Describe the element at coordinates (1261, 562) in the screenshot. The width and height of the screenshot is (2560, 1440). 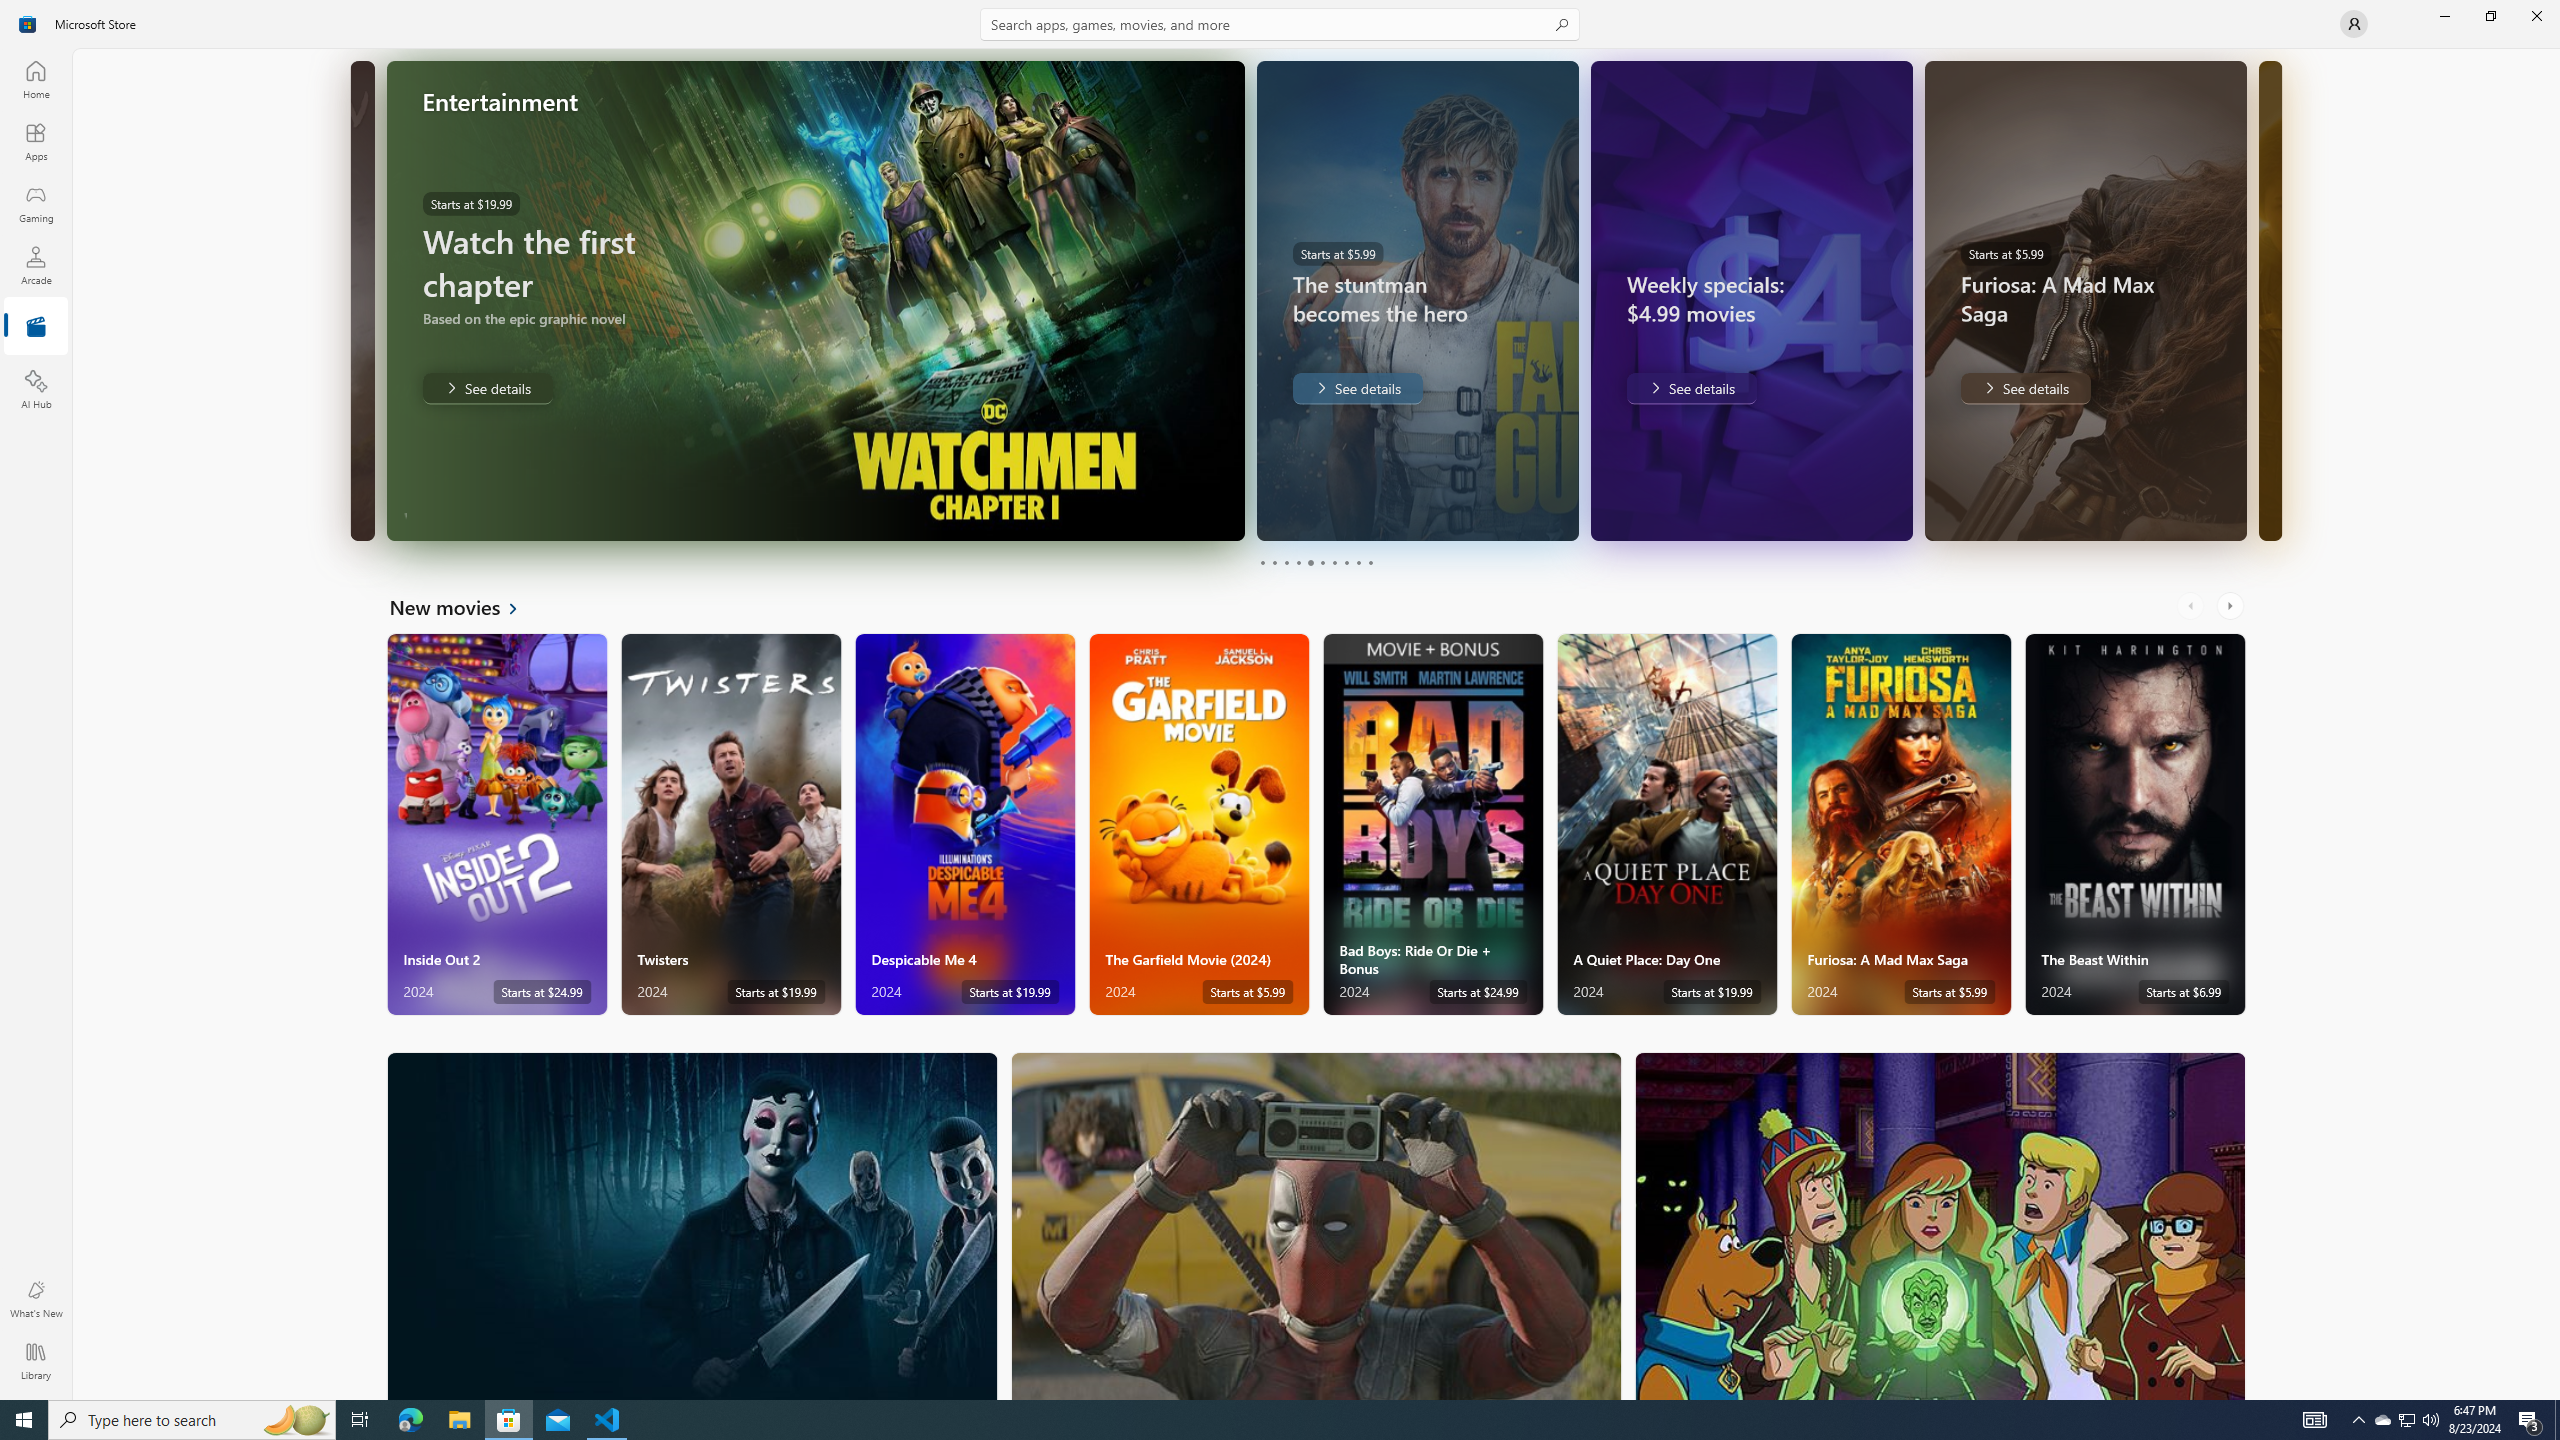
I see `'Page 1'` at that location.